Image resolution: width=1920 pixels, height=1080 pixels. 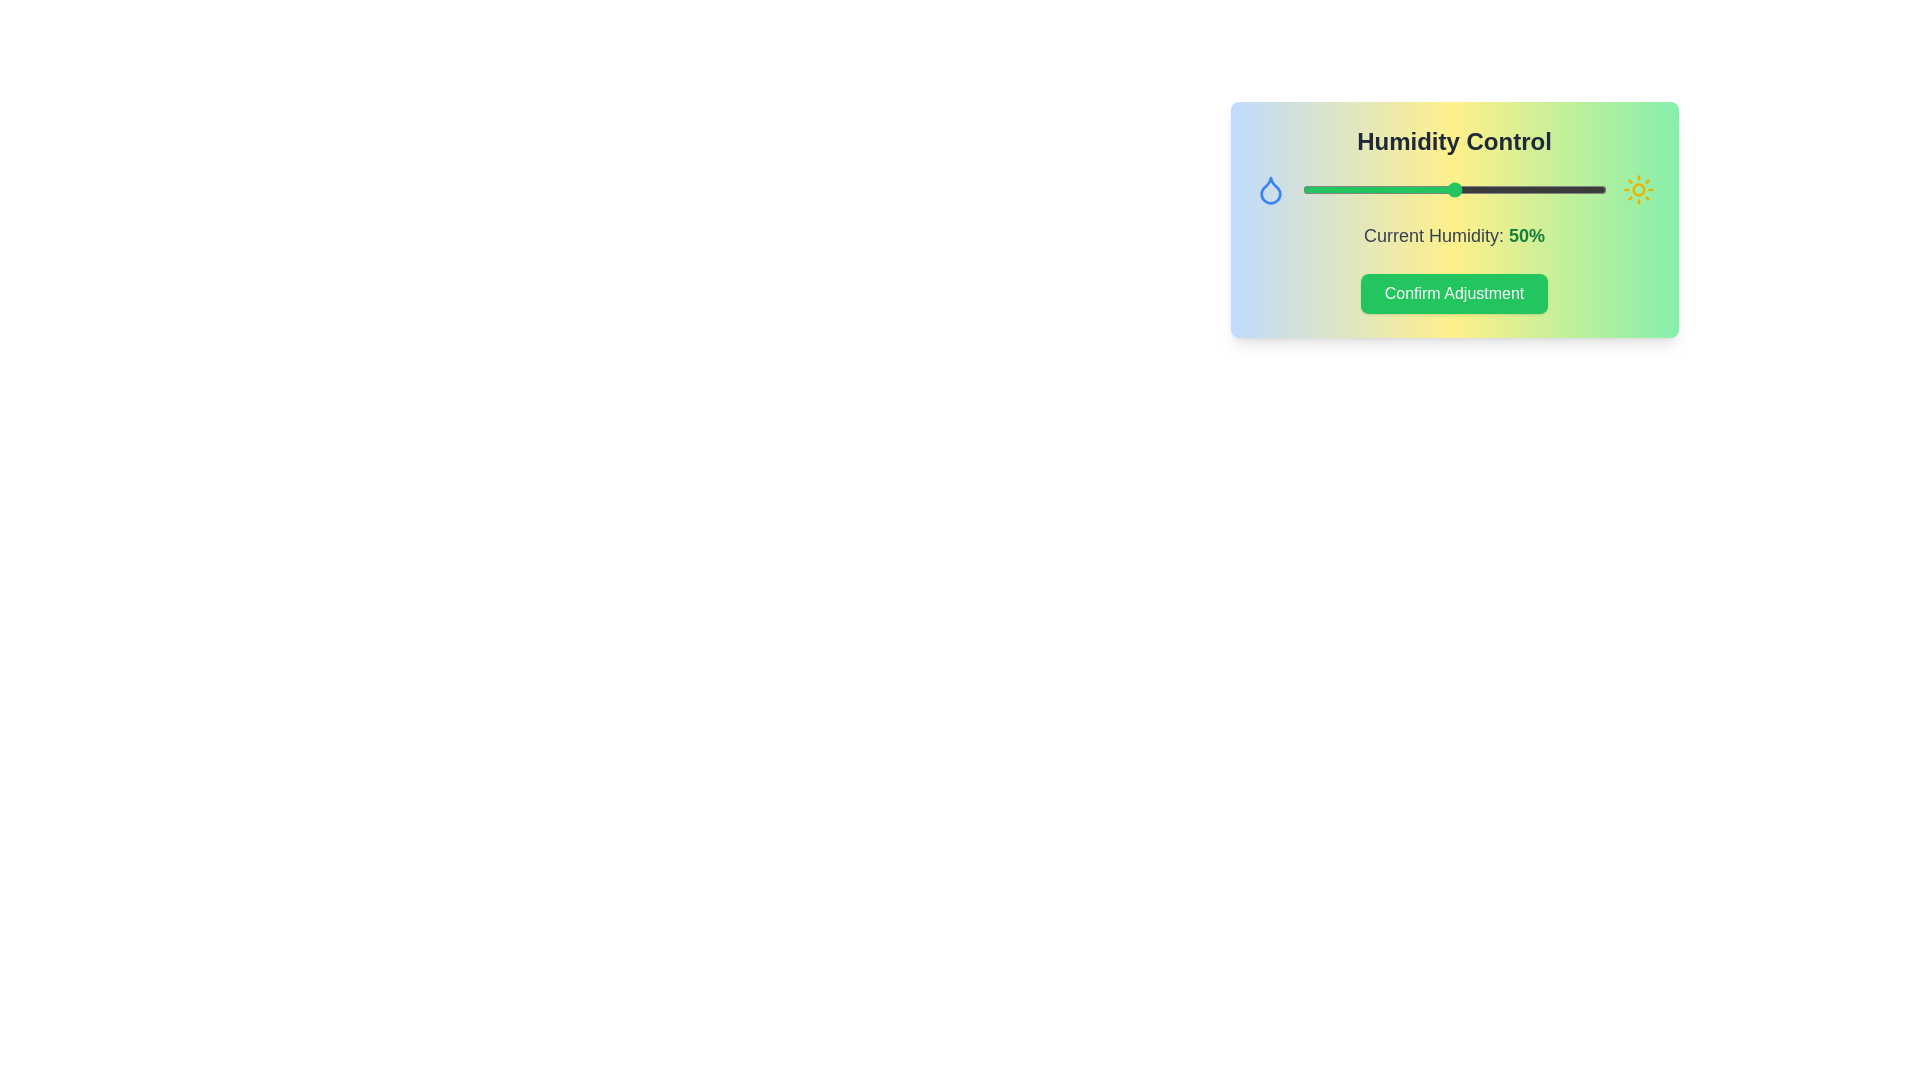 What do you see at coordinates (1302, 189) in the screenshot?
I see `the humidity slider to 0%` at bounding box center [1302, 189].